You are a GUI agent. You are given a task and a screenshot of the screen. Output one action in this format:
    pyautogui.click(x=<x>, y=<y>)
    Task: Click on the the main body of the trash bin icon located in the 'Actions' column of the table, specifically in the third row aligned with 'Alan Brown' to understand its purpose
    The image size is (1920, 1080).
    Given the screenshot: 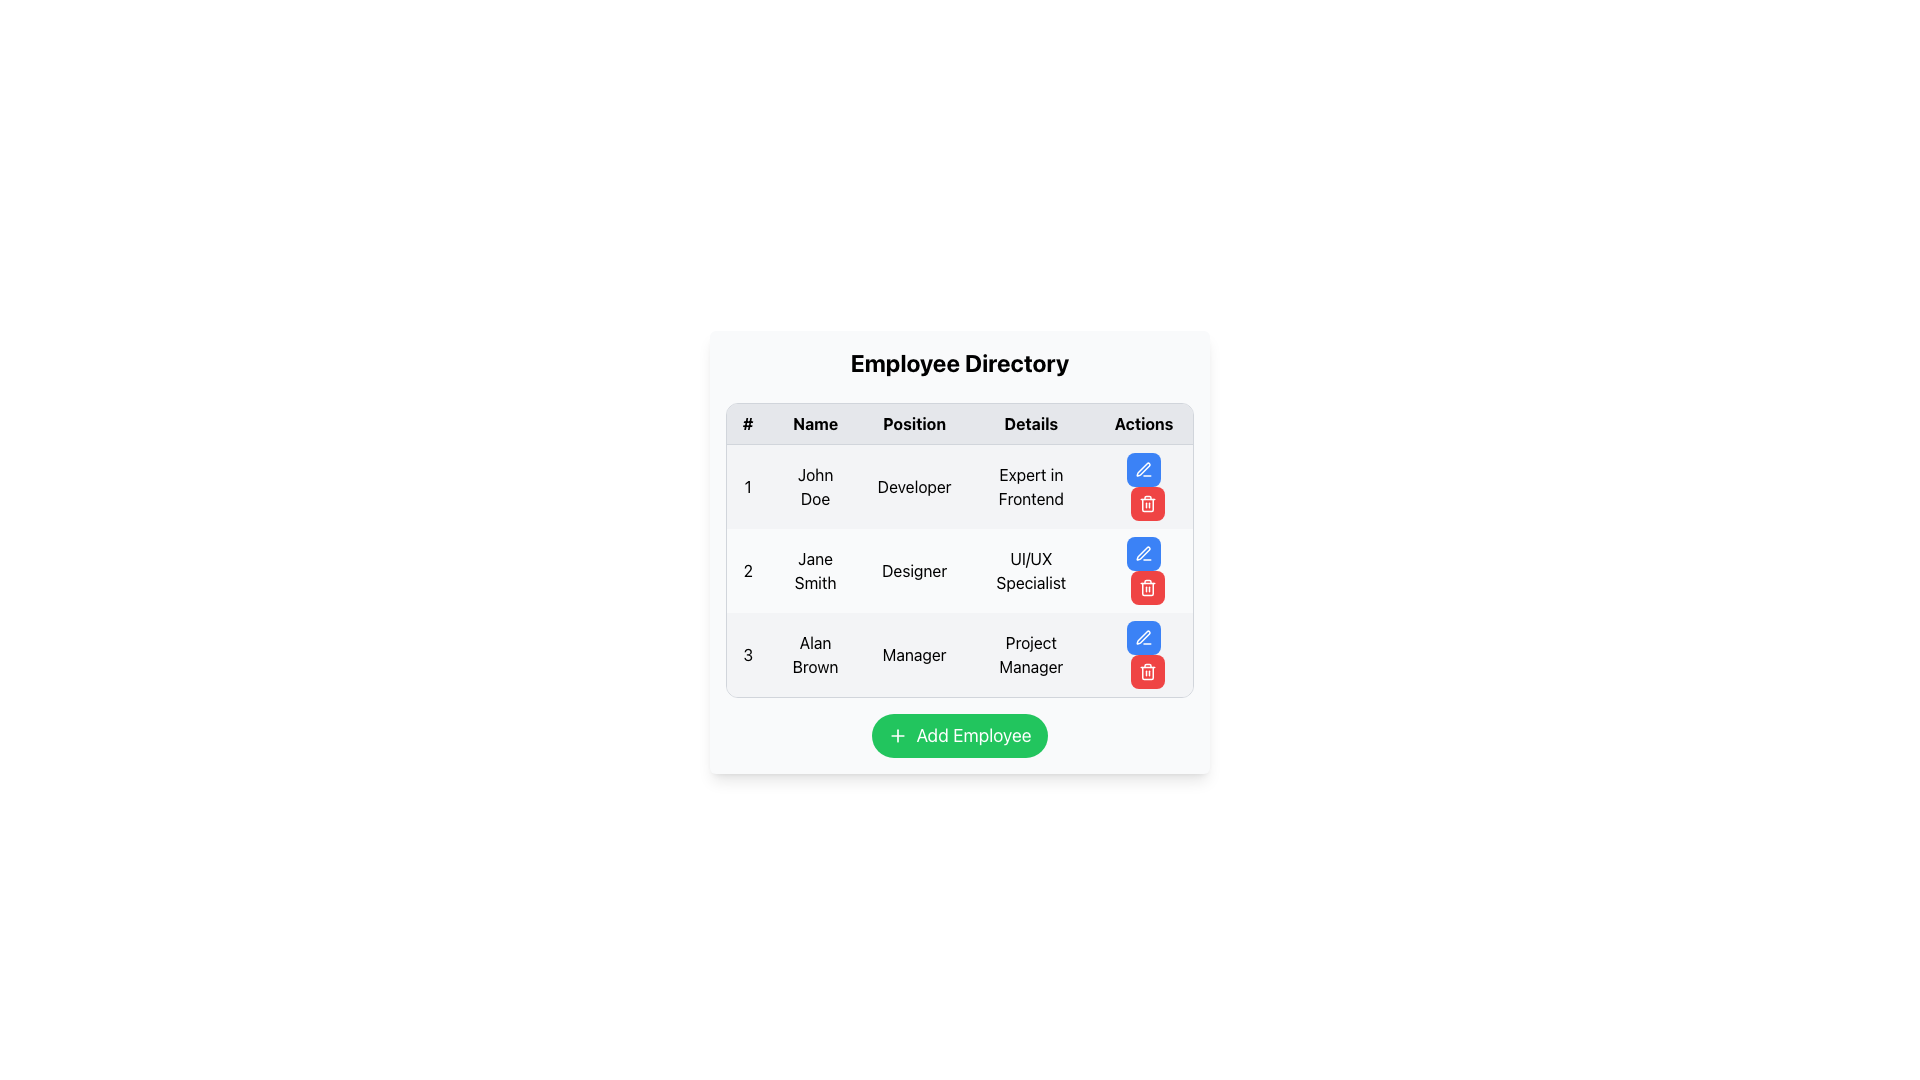 What is the action you would take?
    pyautogui.click(x=1148, y=673)
    